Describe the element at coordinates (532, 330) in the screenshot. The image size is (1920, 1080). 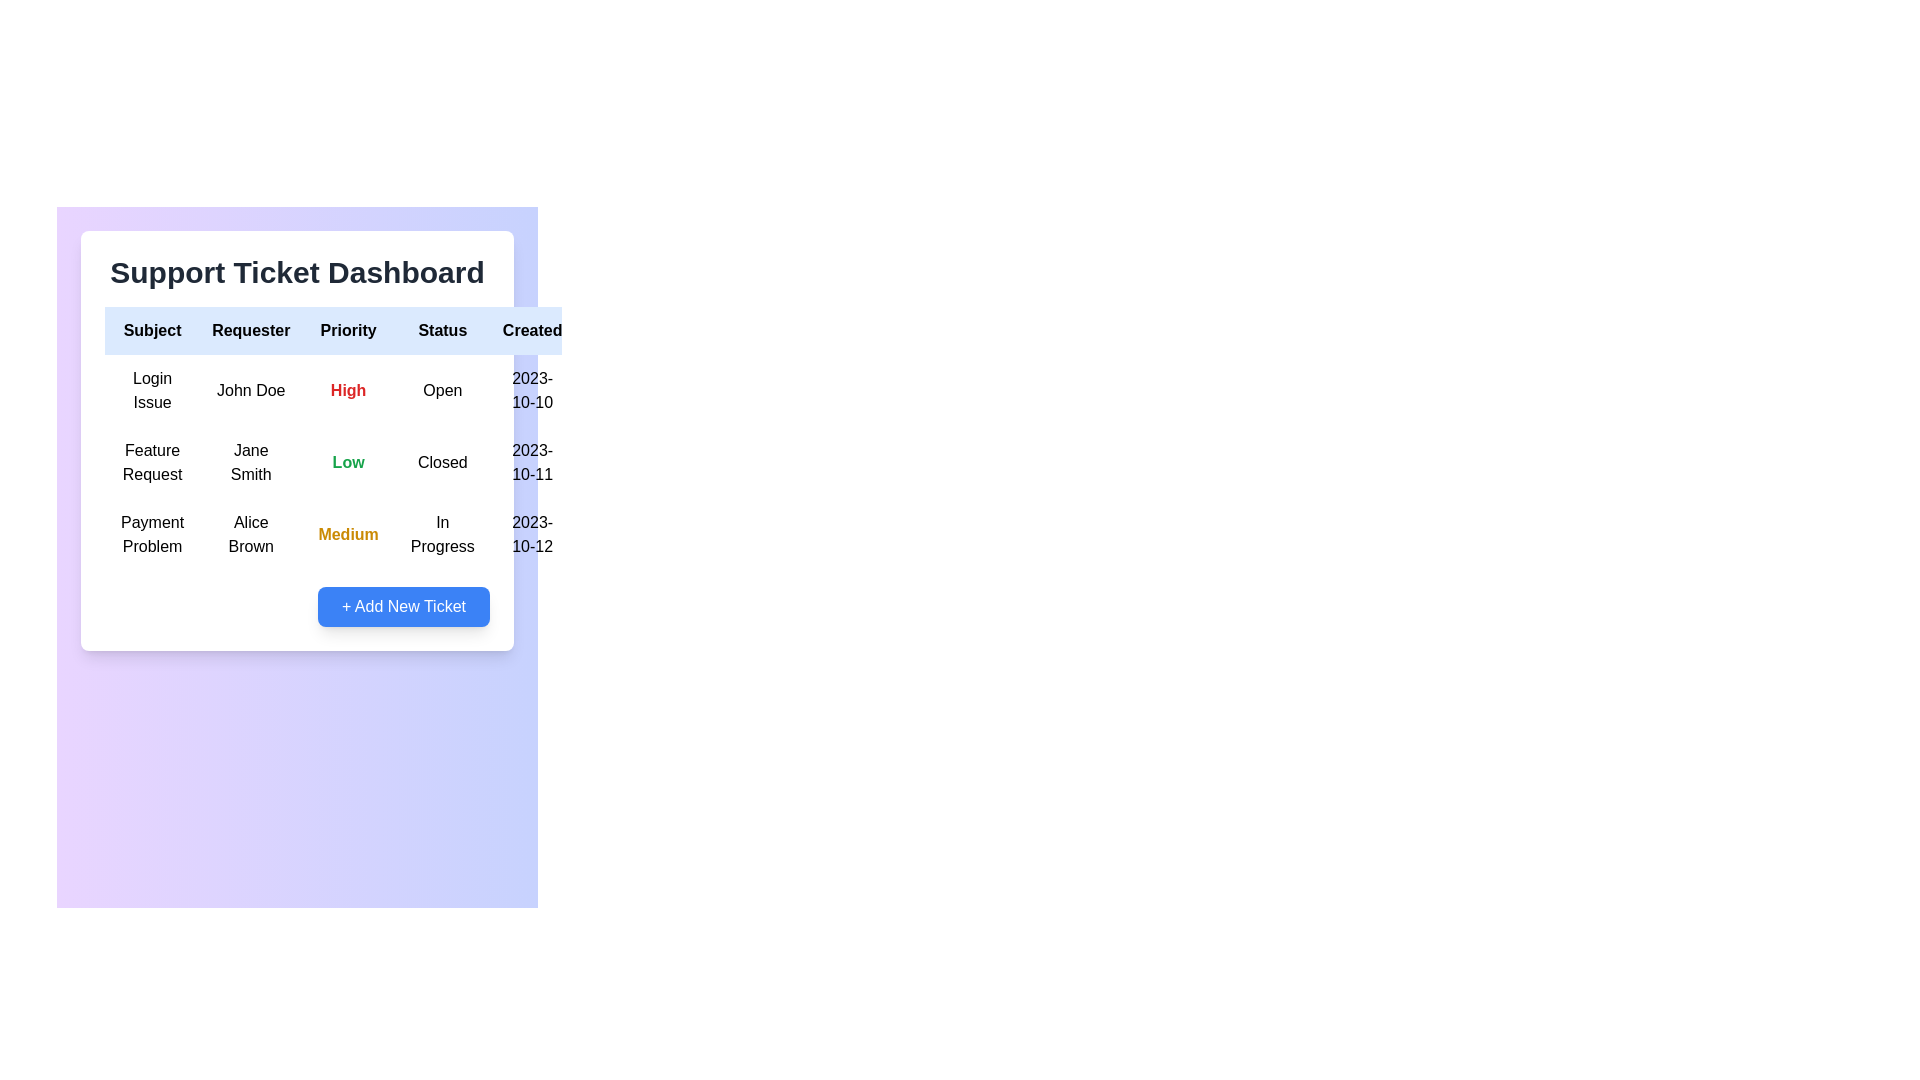
I see `the Table Header Cell that labels the column displaying the creation dates of the listed tickets to sort the column` at that location.